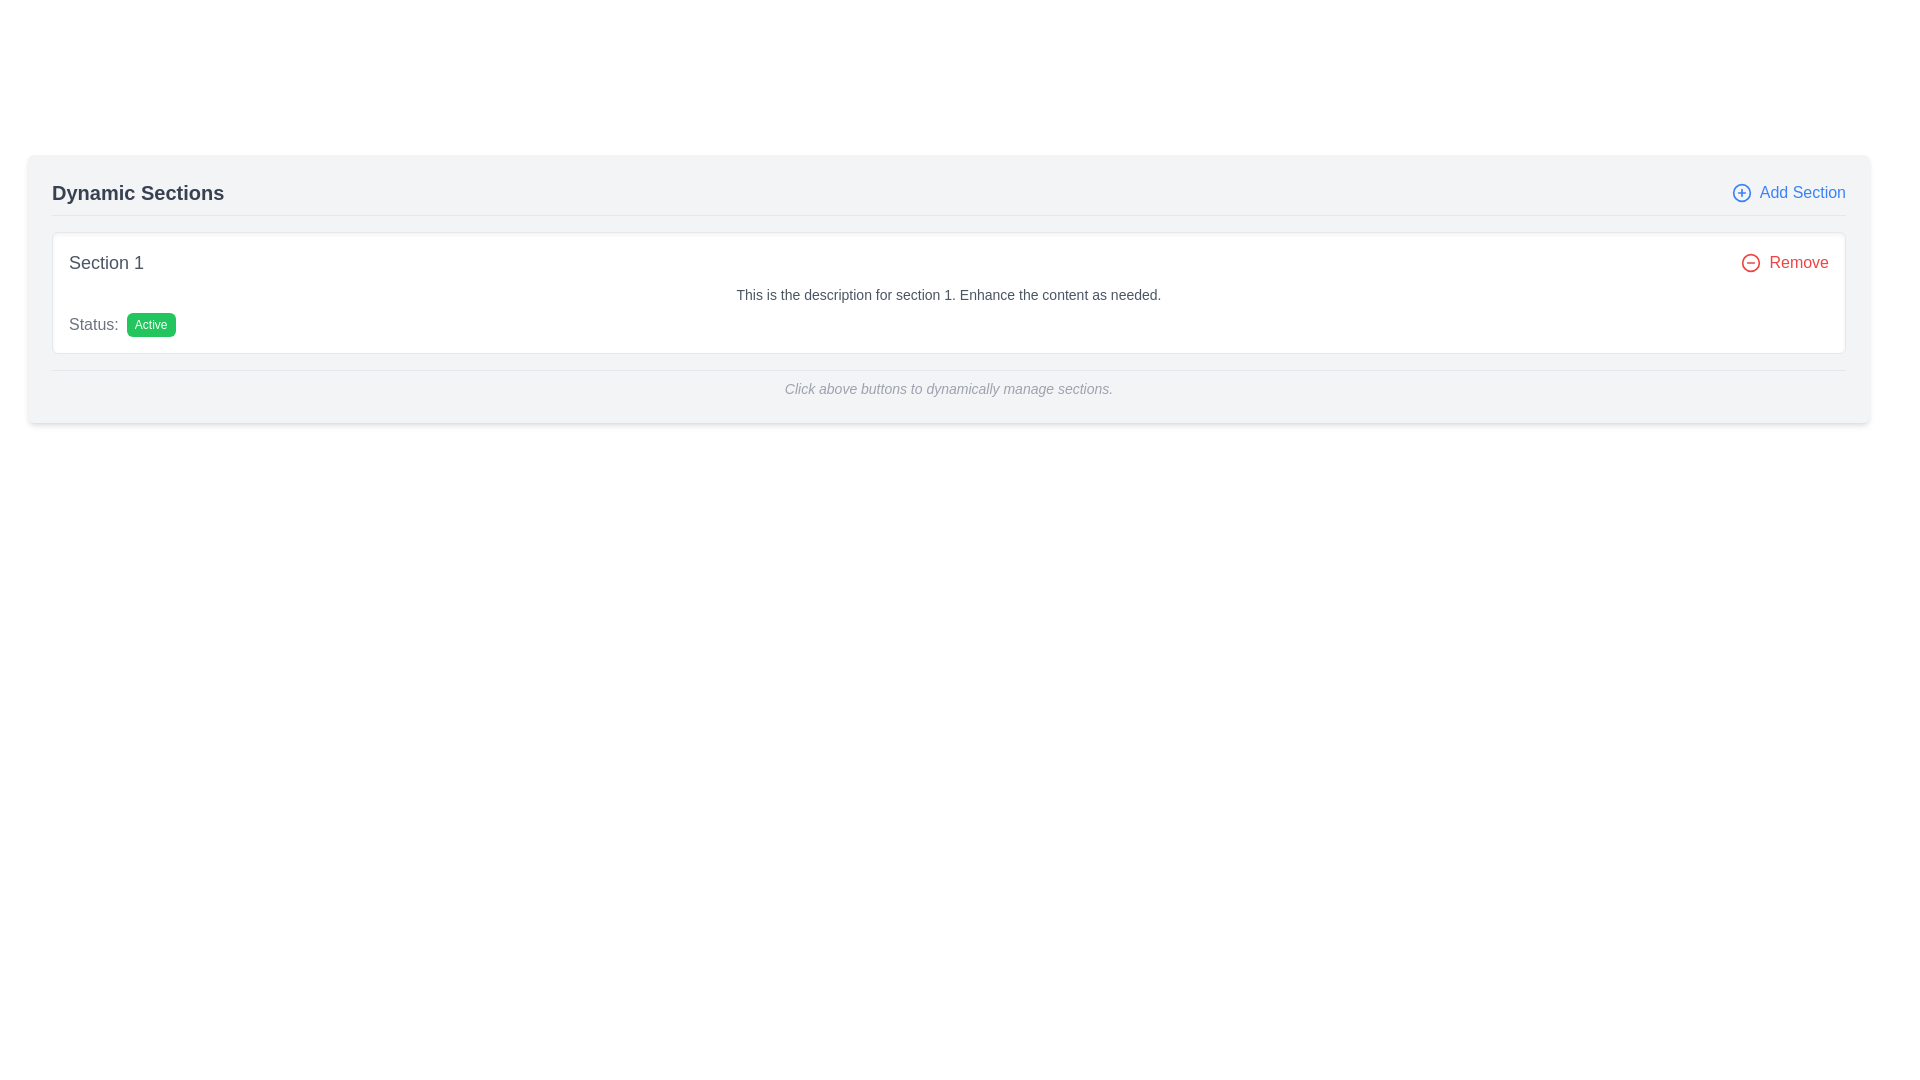  I want to click on the 'Active' badge, which is a rectangular button-like component with a green background and white text, located immediately to the right of the 'Status:' label, so click(150, 323).